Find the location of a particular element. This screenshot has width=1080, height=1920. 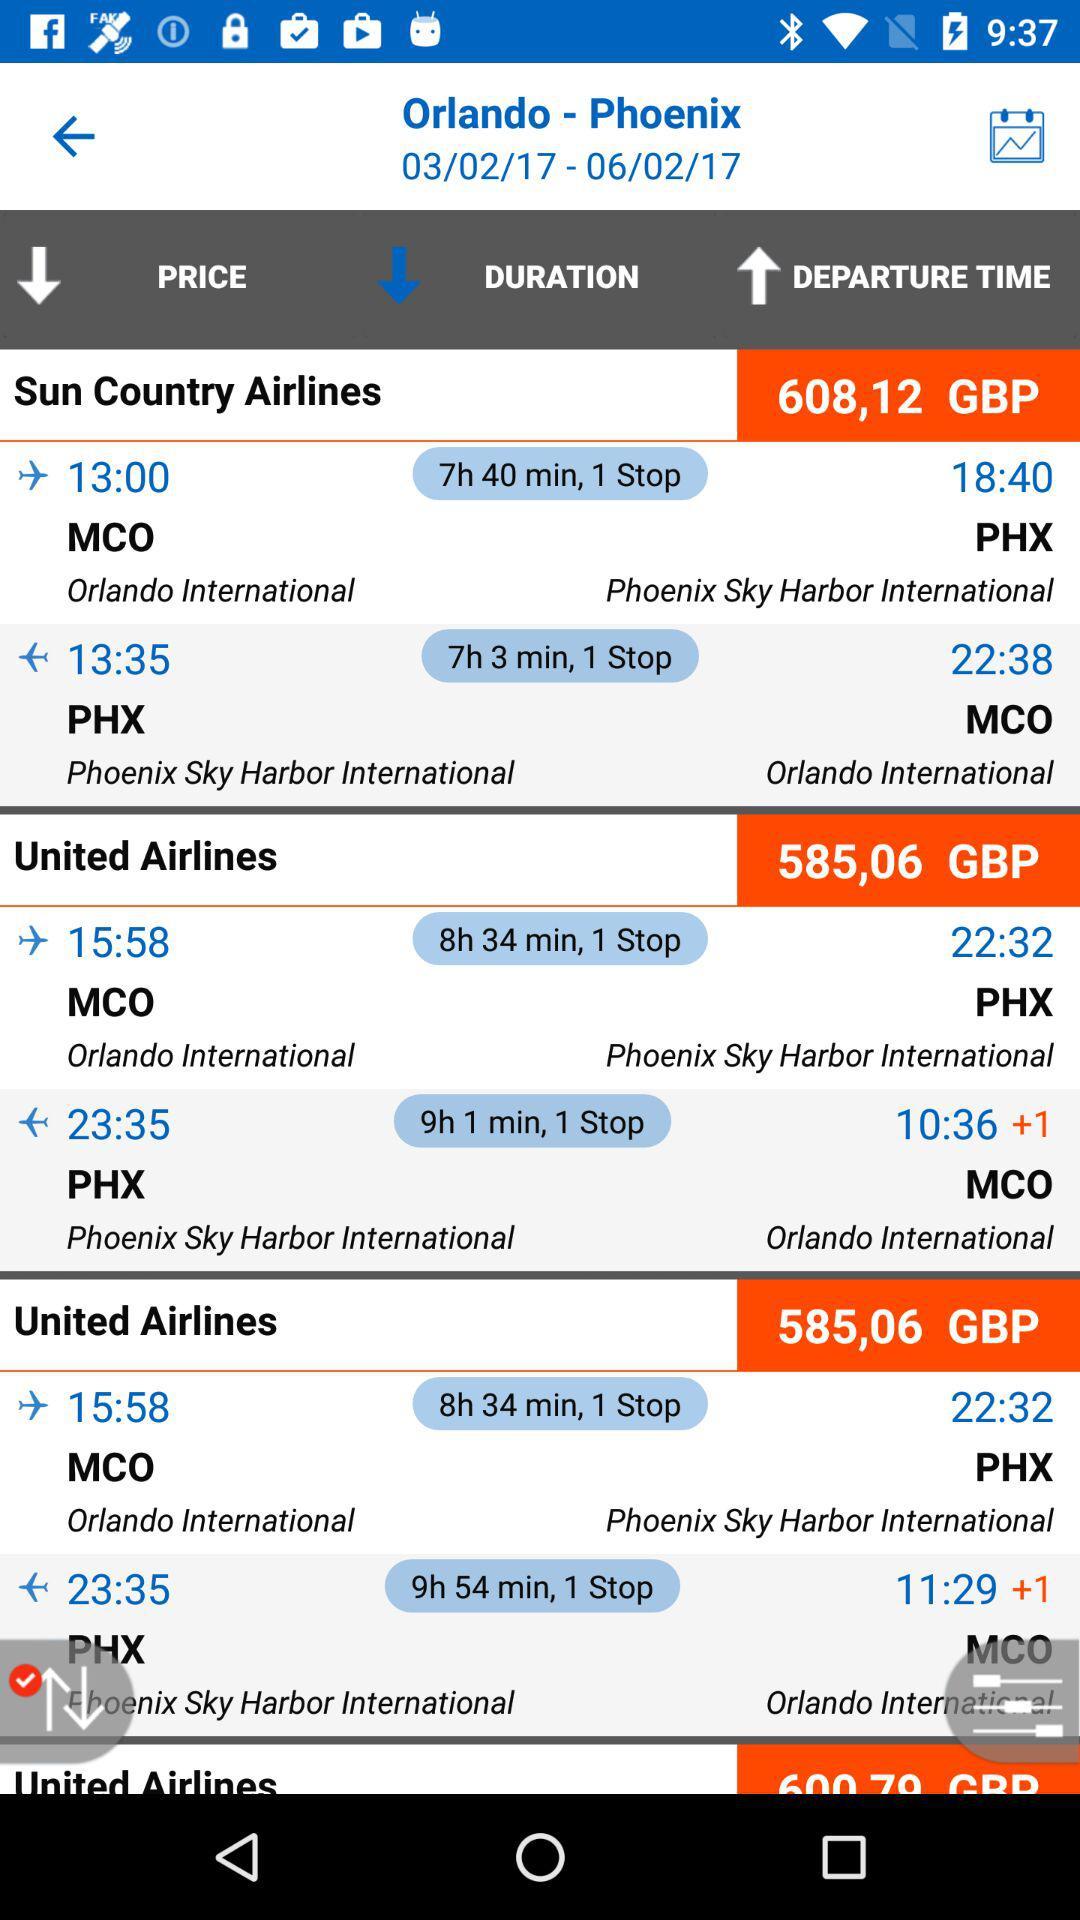

chec flights is located at coordinates (1001, 1700).